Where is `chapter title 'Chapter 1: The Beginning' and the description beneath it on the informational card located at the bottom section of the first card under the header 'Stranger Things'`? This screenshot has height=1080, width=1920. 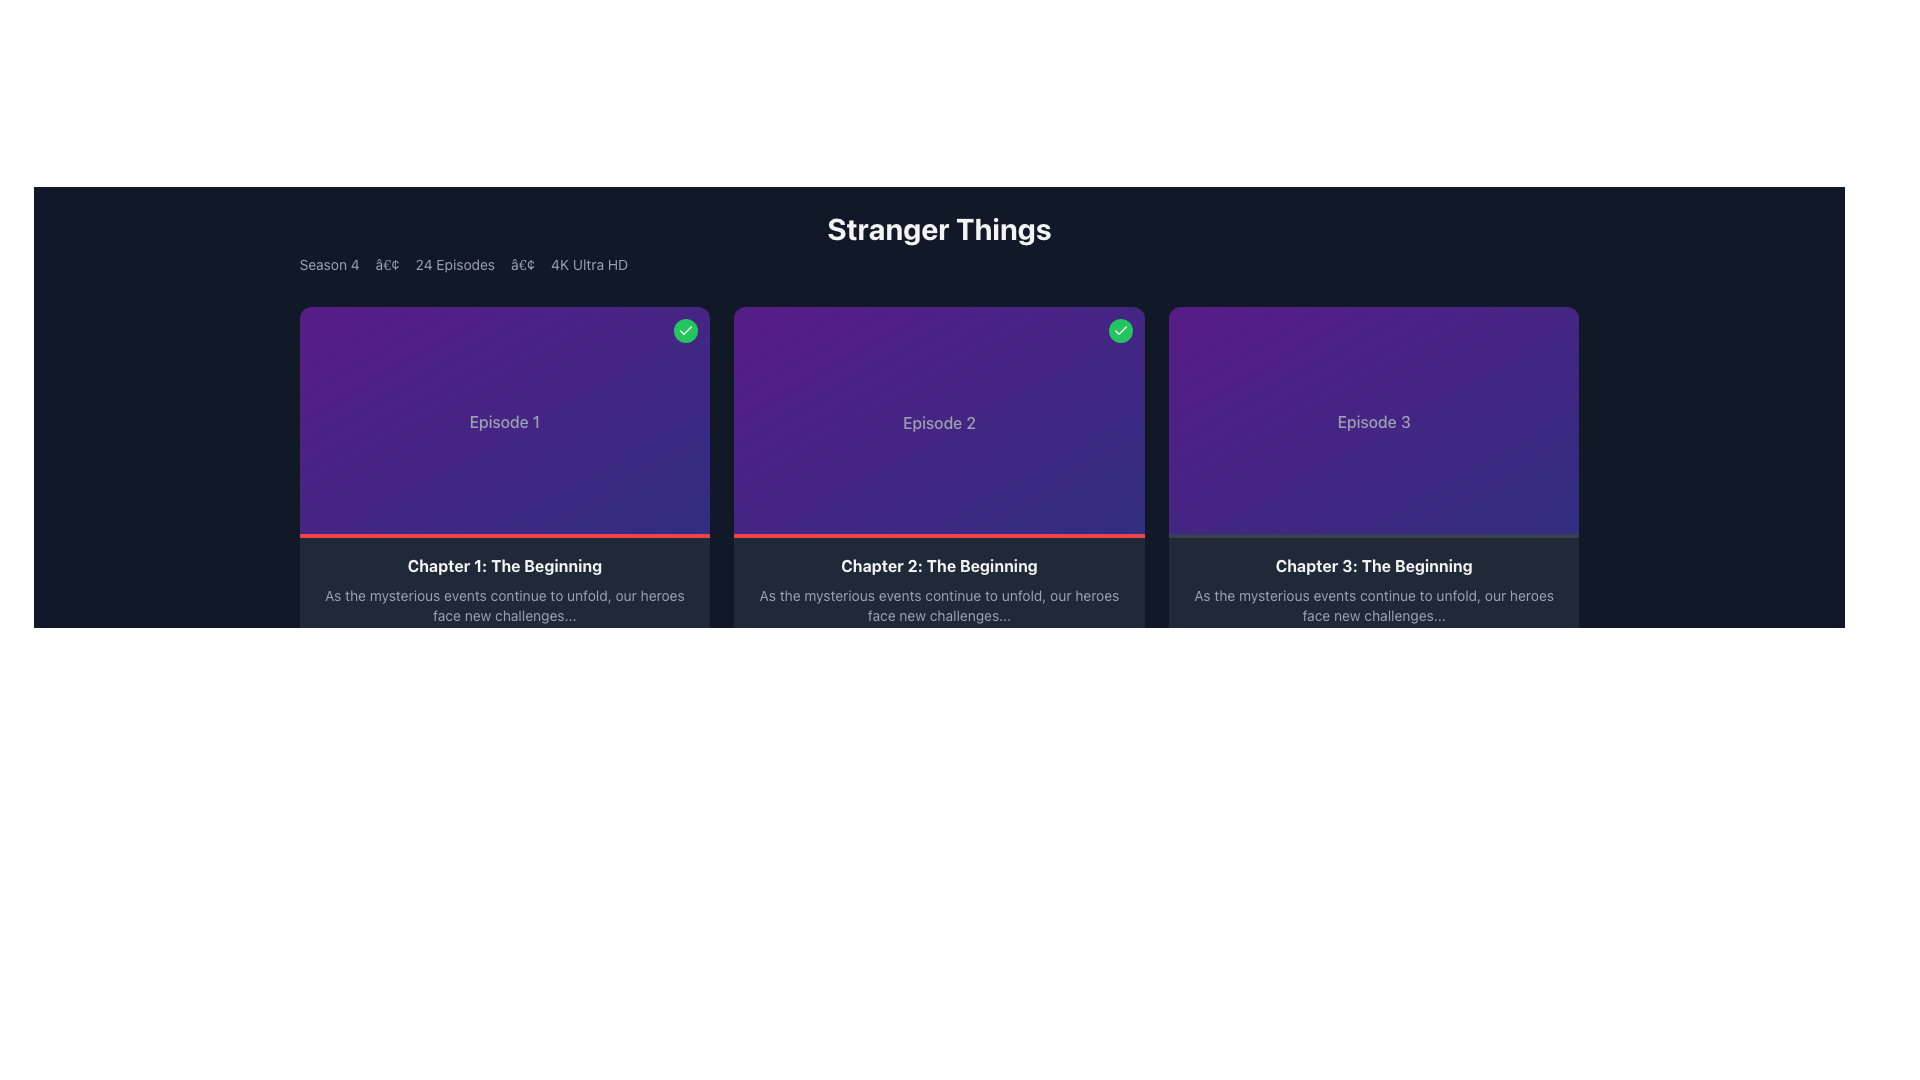
chapter title 'Chapter 1: The Beginning' and the description beneath it on the informational card located at the bottom section of the first card under the header 'Stranger Things' is located at coordinates (504, 612).